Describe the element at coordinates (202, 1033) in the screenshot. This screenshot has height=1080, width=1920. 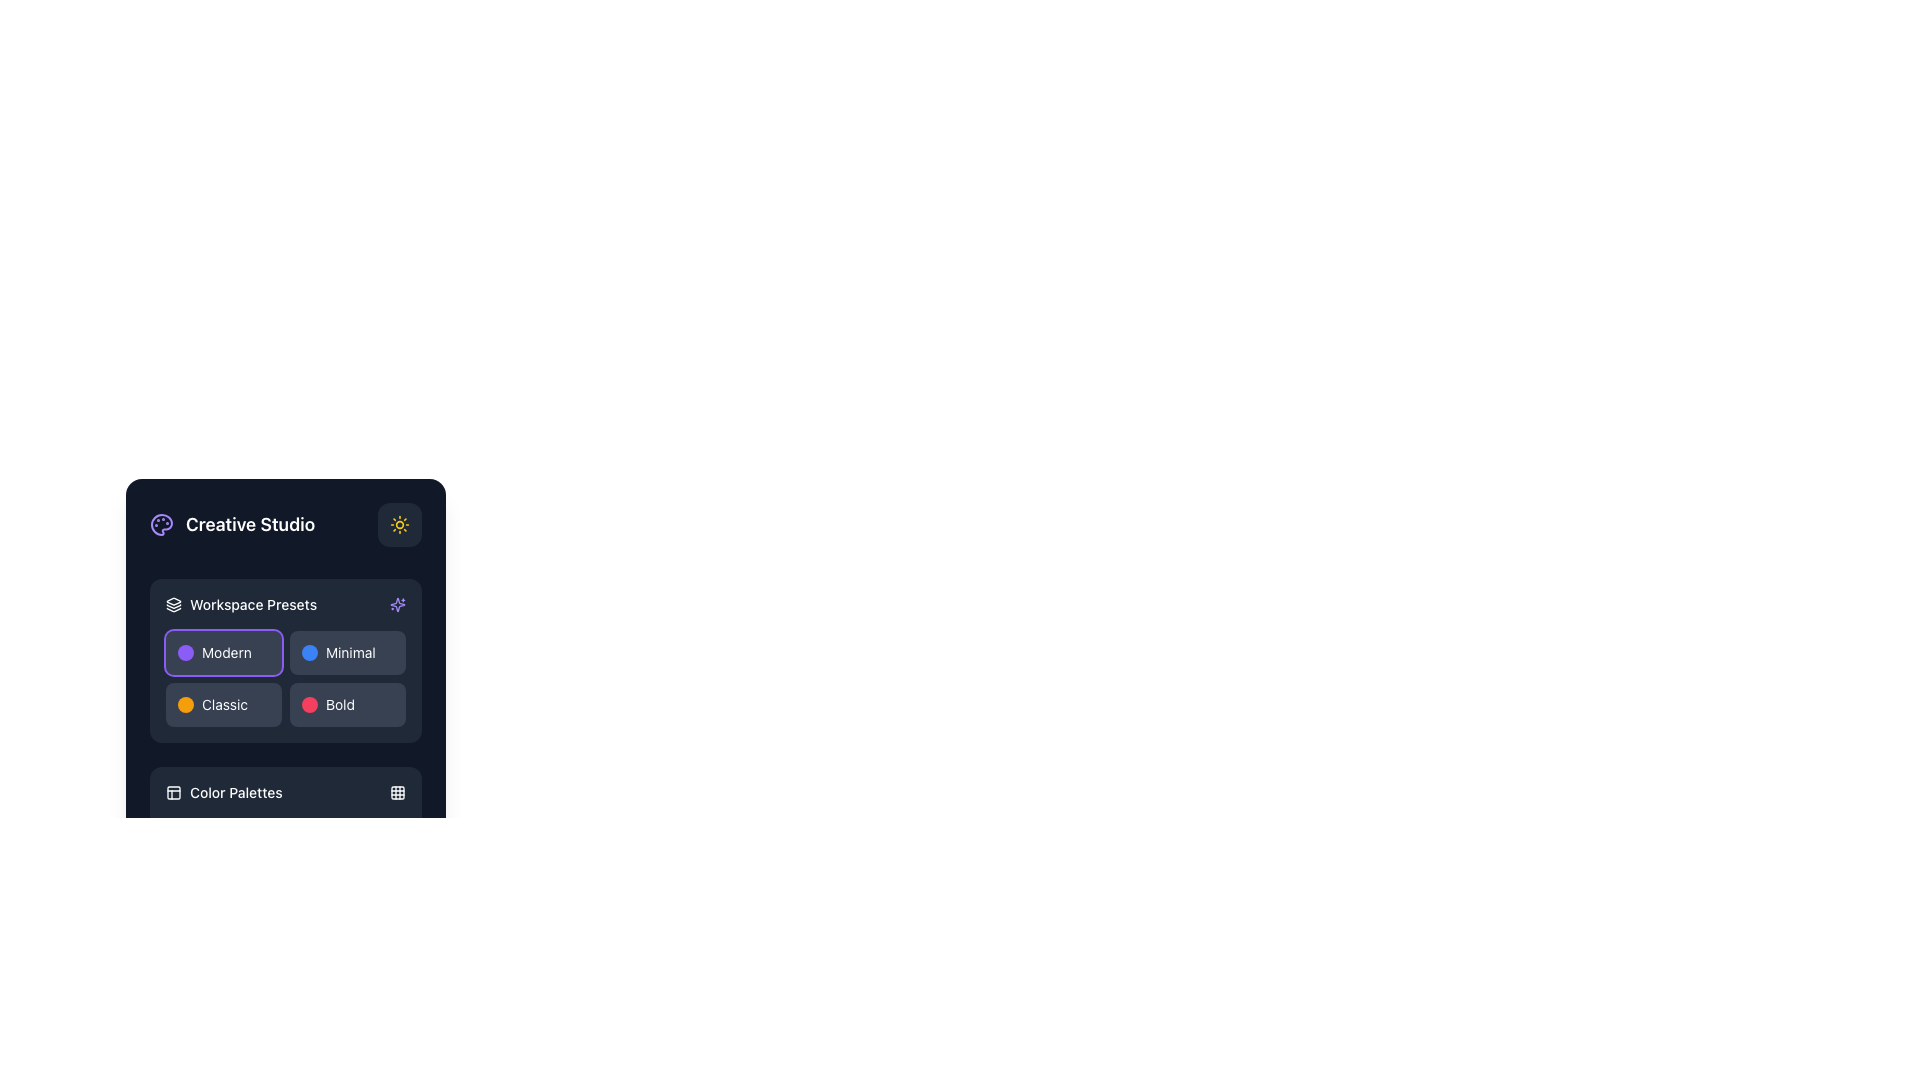
I see `the 'Opacity' label with the eye icon` at that location.